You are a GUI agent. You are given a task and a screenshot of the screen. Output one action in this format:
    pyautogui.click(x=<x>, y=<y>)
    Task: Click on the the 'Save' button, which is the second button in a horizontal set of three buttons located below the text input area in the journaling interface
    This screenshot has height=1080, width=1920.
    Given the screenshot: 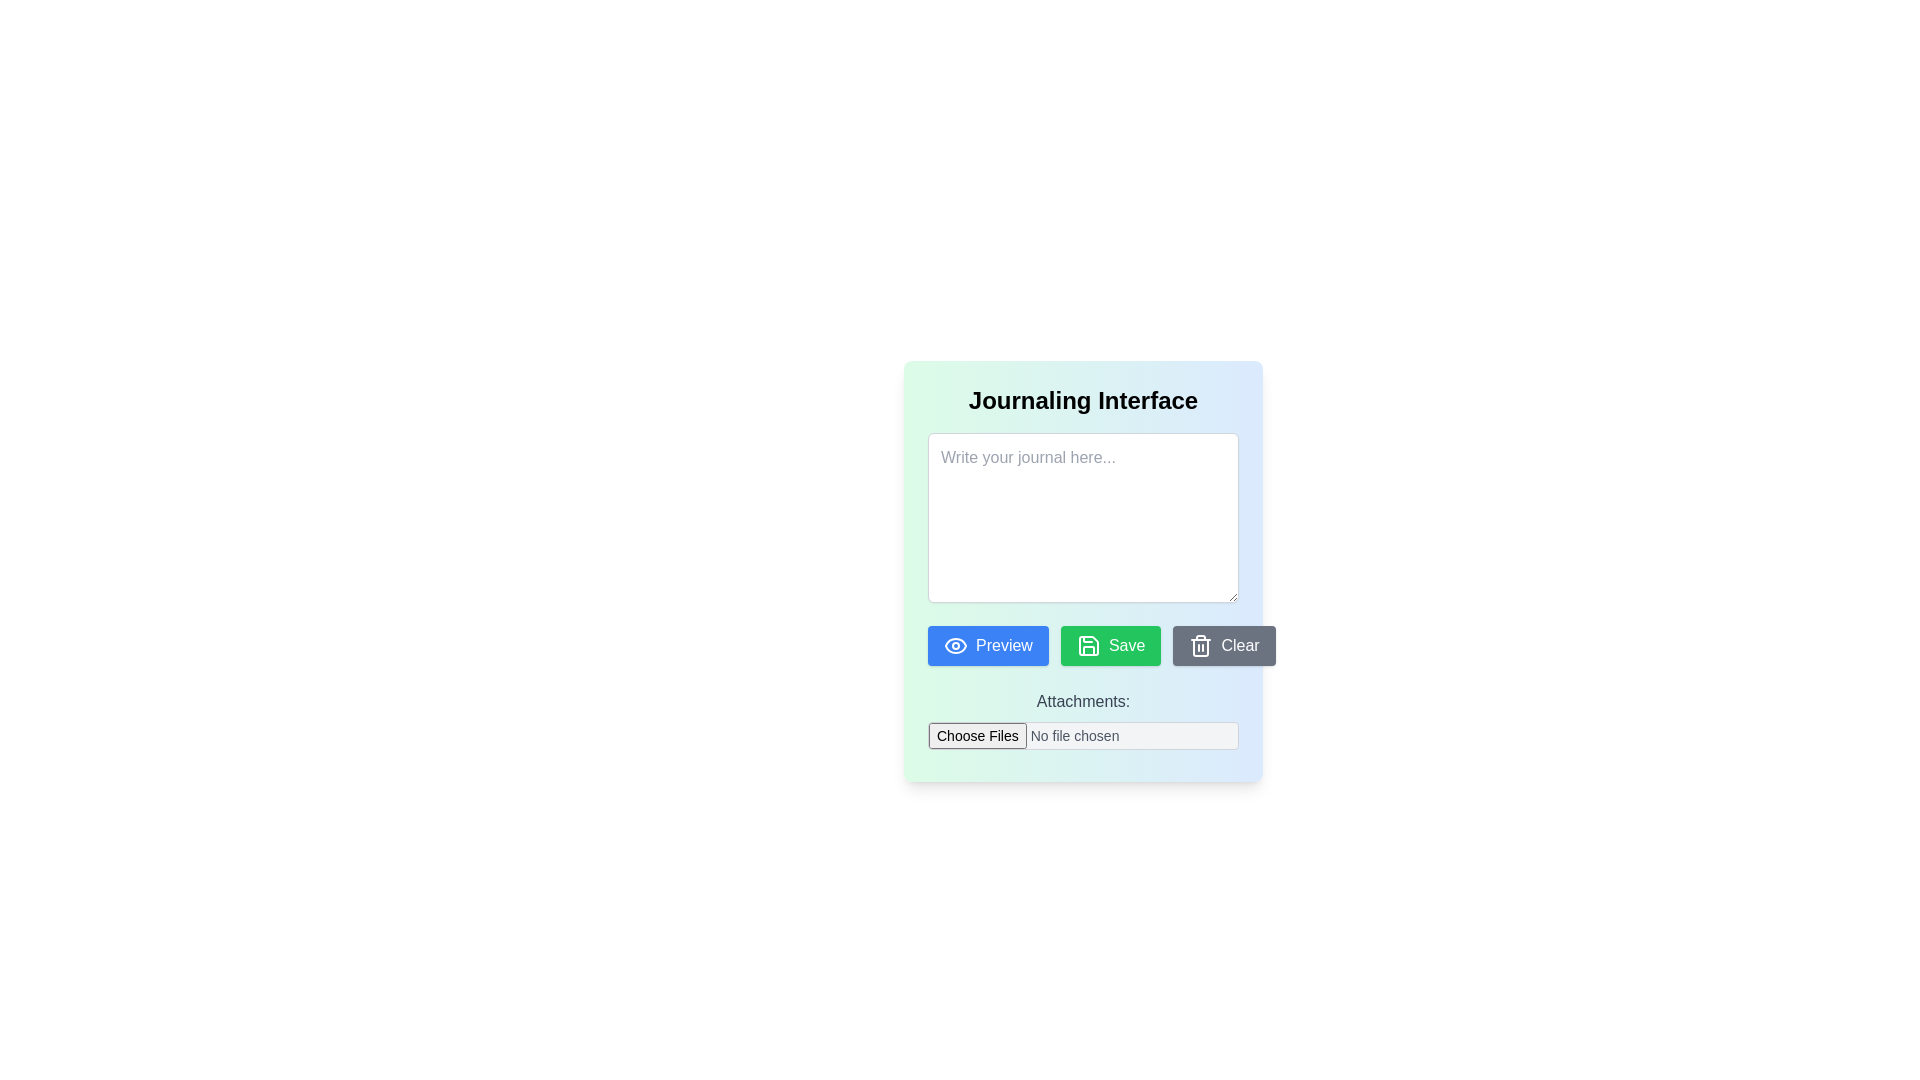 What is the action you would take?
    pyautogui.click(x=1082, y=645)
    